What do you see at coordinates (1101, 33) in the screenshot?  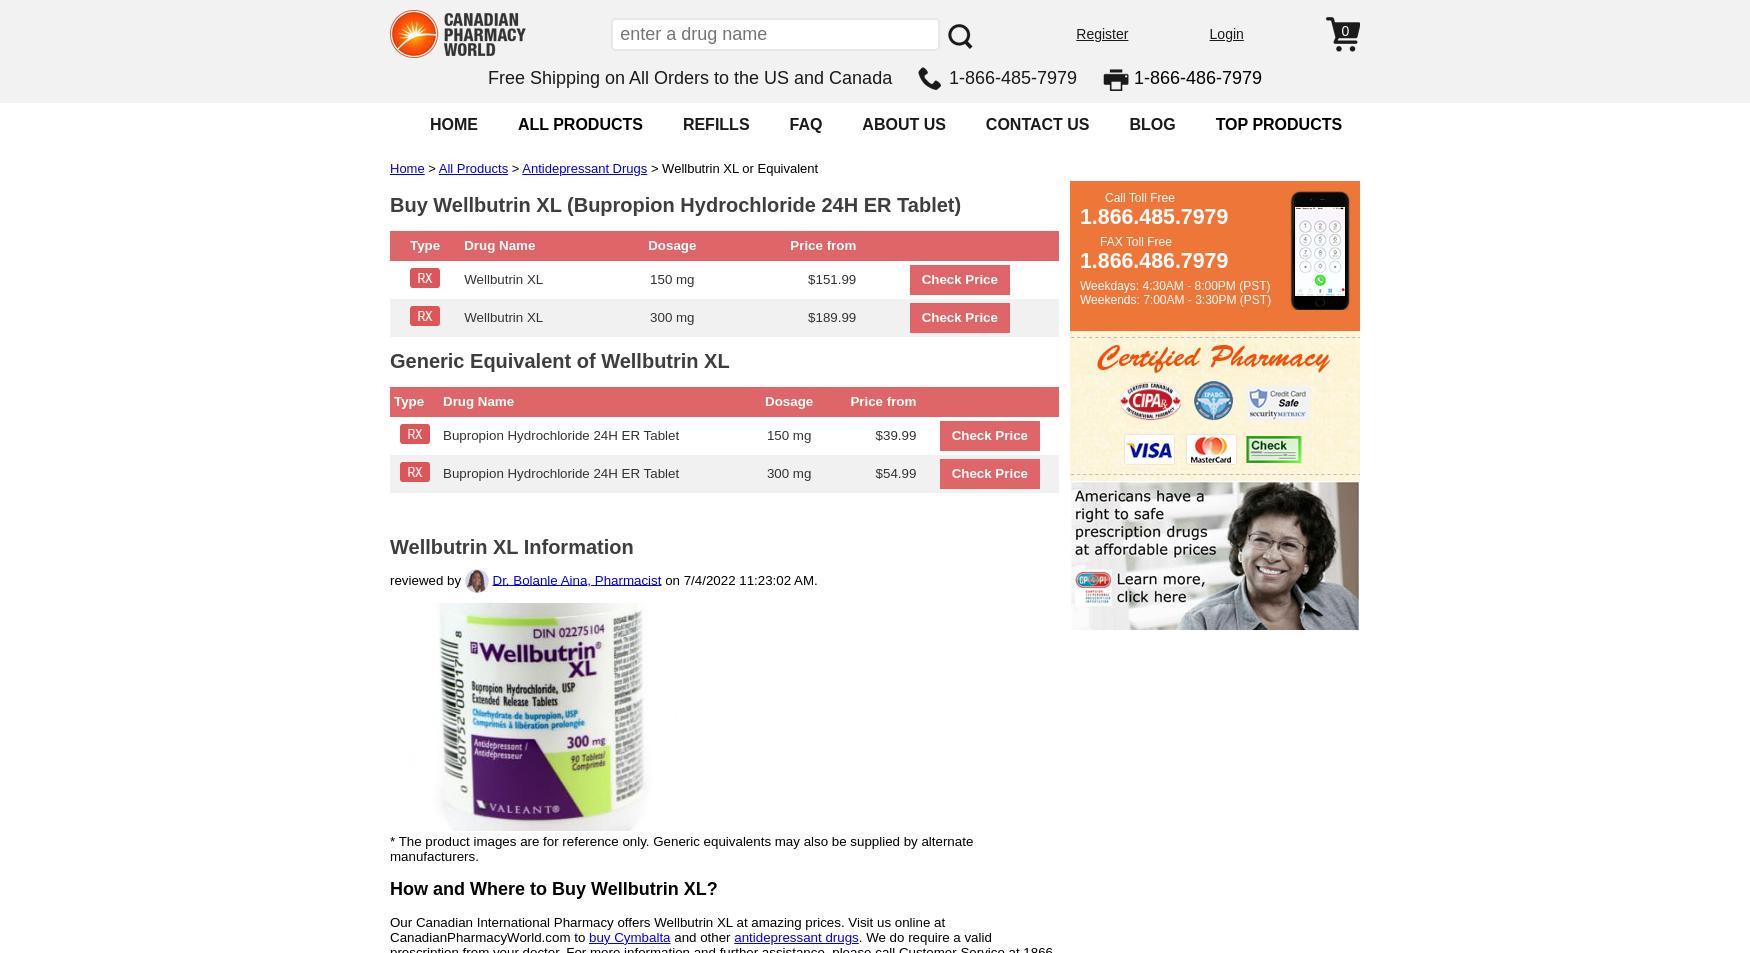 I see `'Register'` at bounding box center [1101, 33].